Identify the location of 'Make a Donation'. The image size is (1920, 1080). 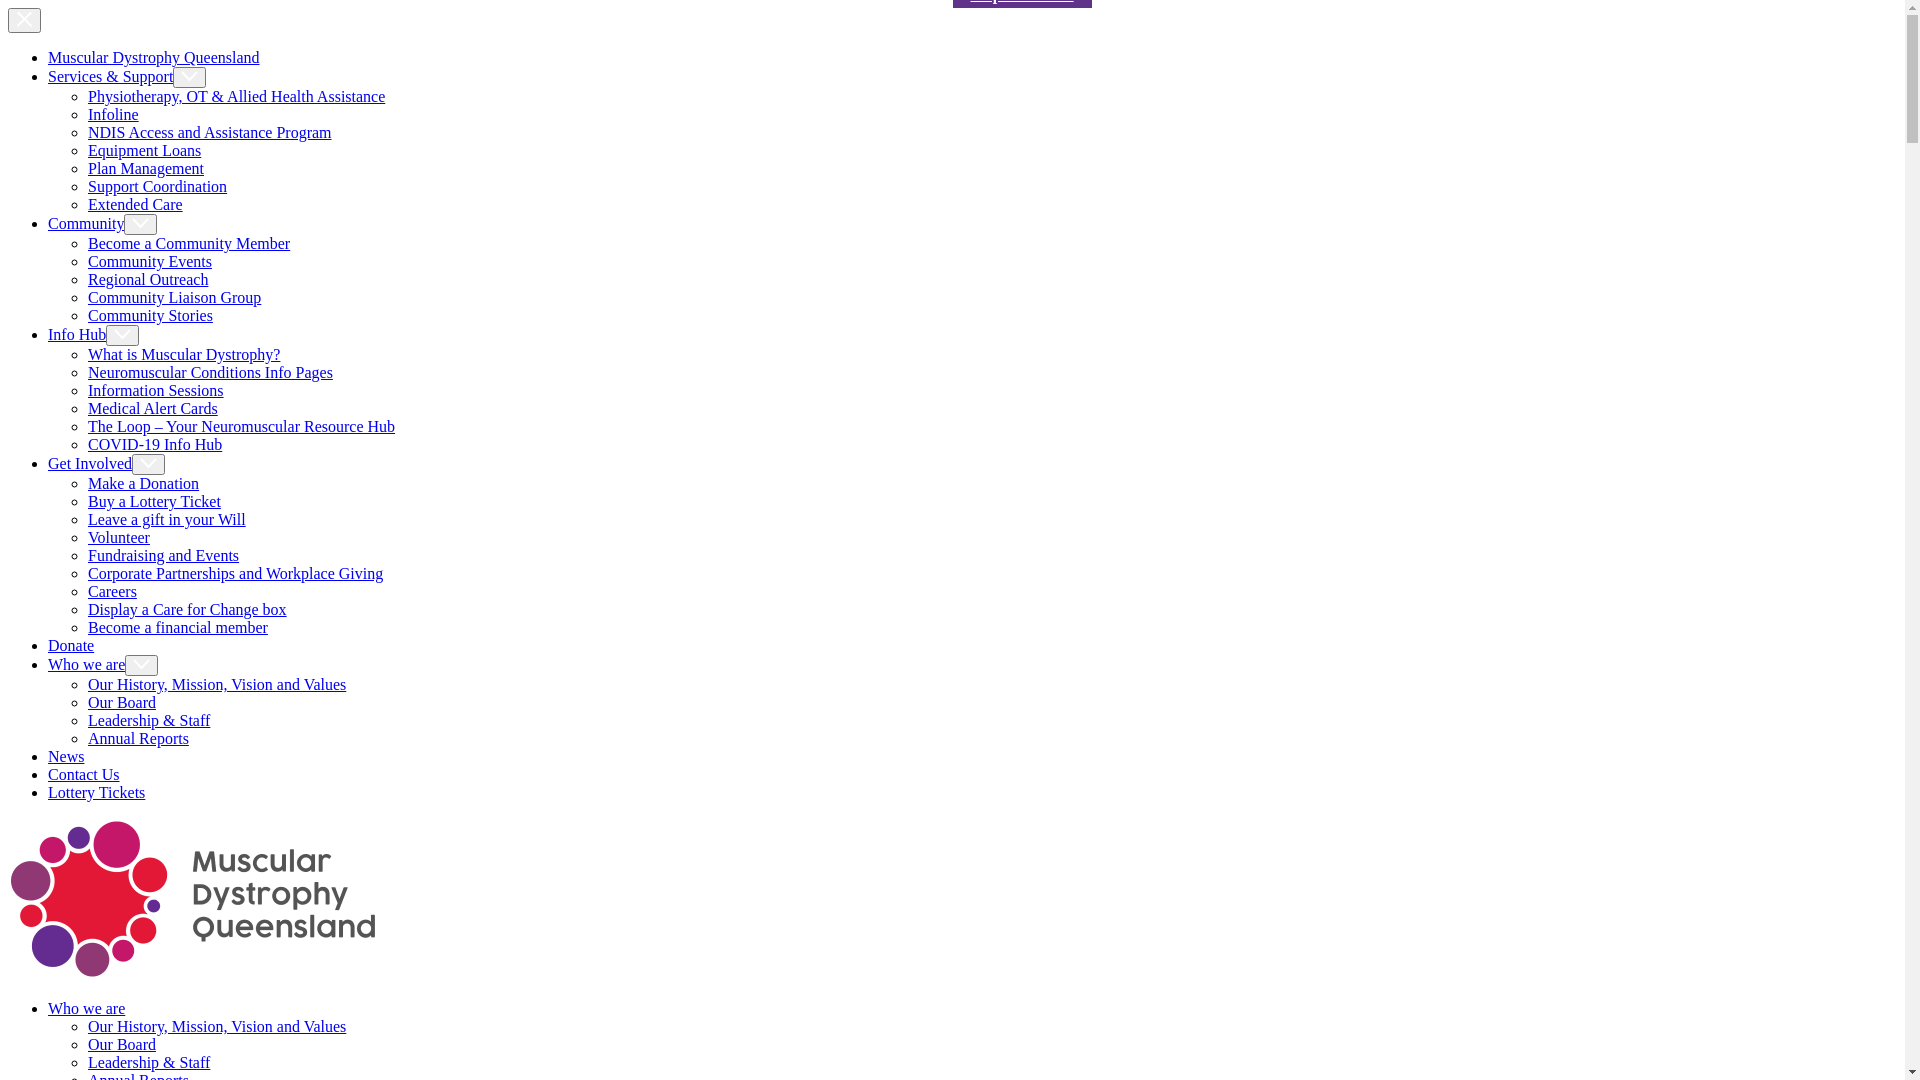
(142, 483).